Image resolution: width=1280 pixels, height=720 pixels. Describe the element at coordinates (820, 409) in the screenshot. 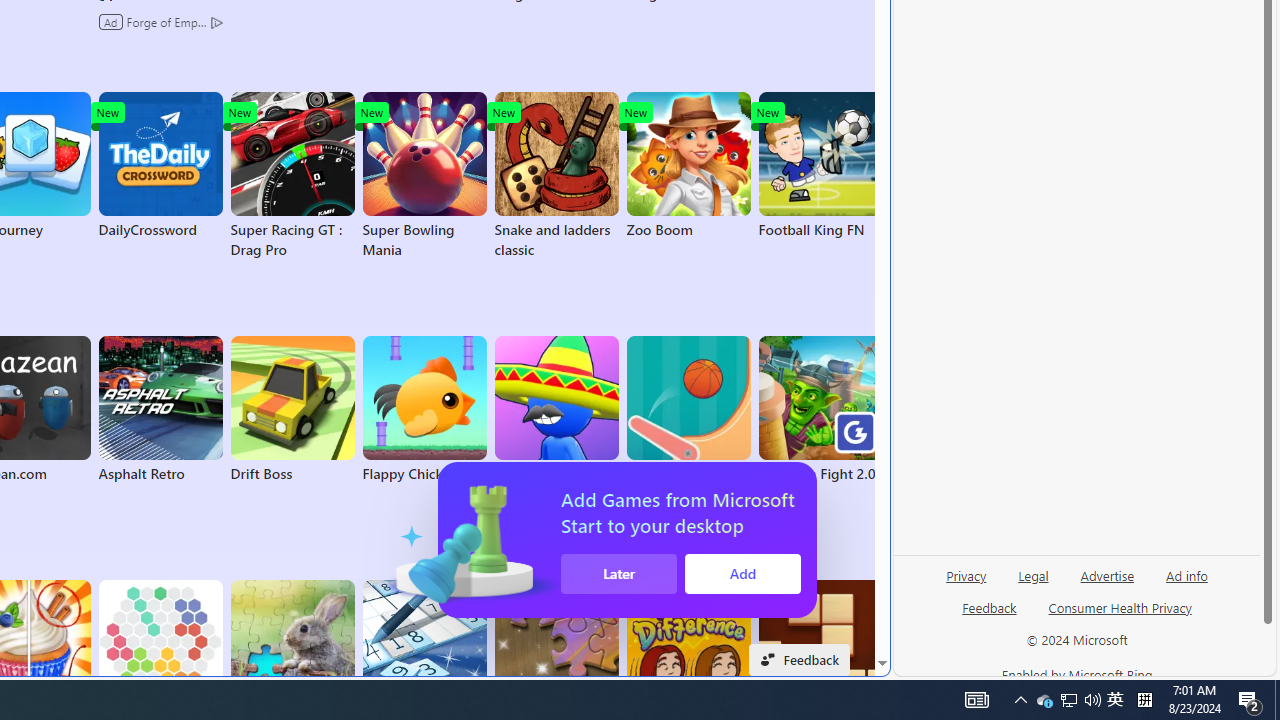

I see `'Kingdom Fight 2.0'` at that location.